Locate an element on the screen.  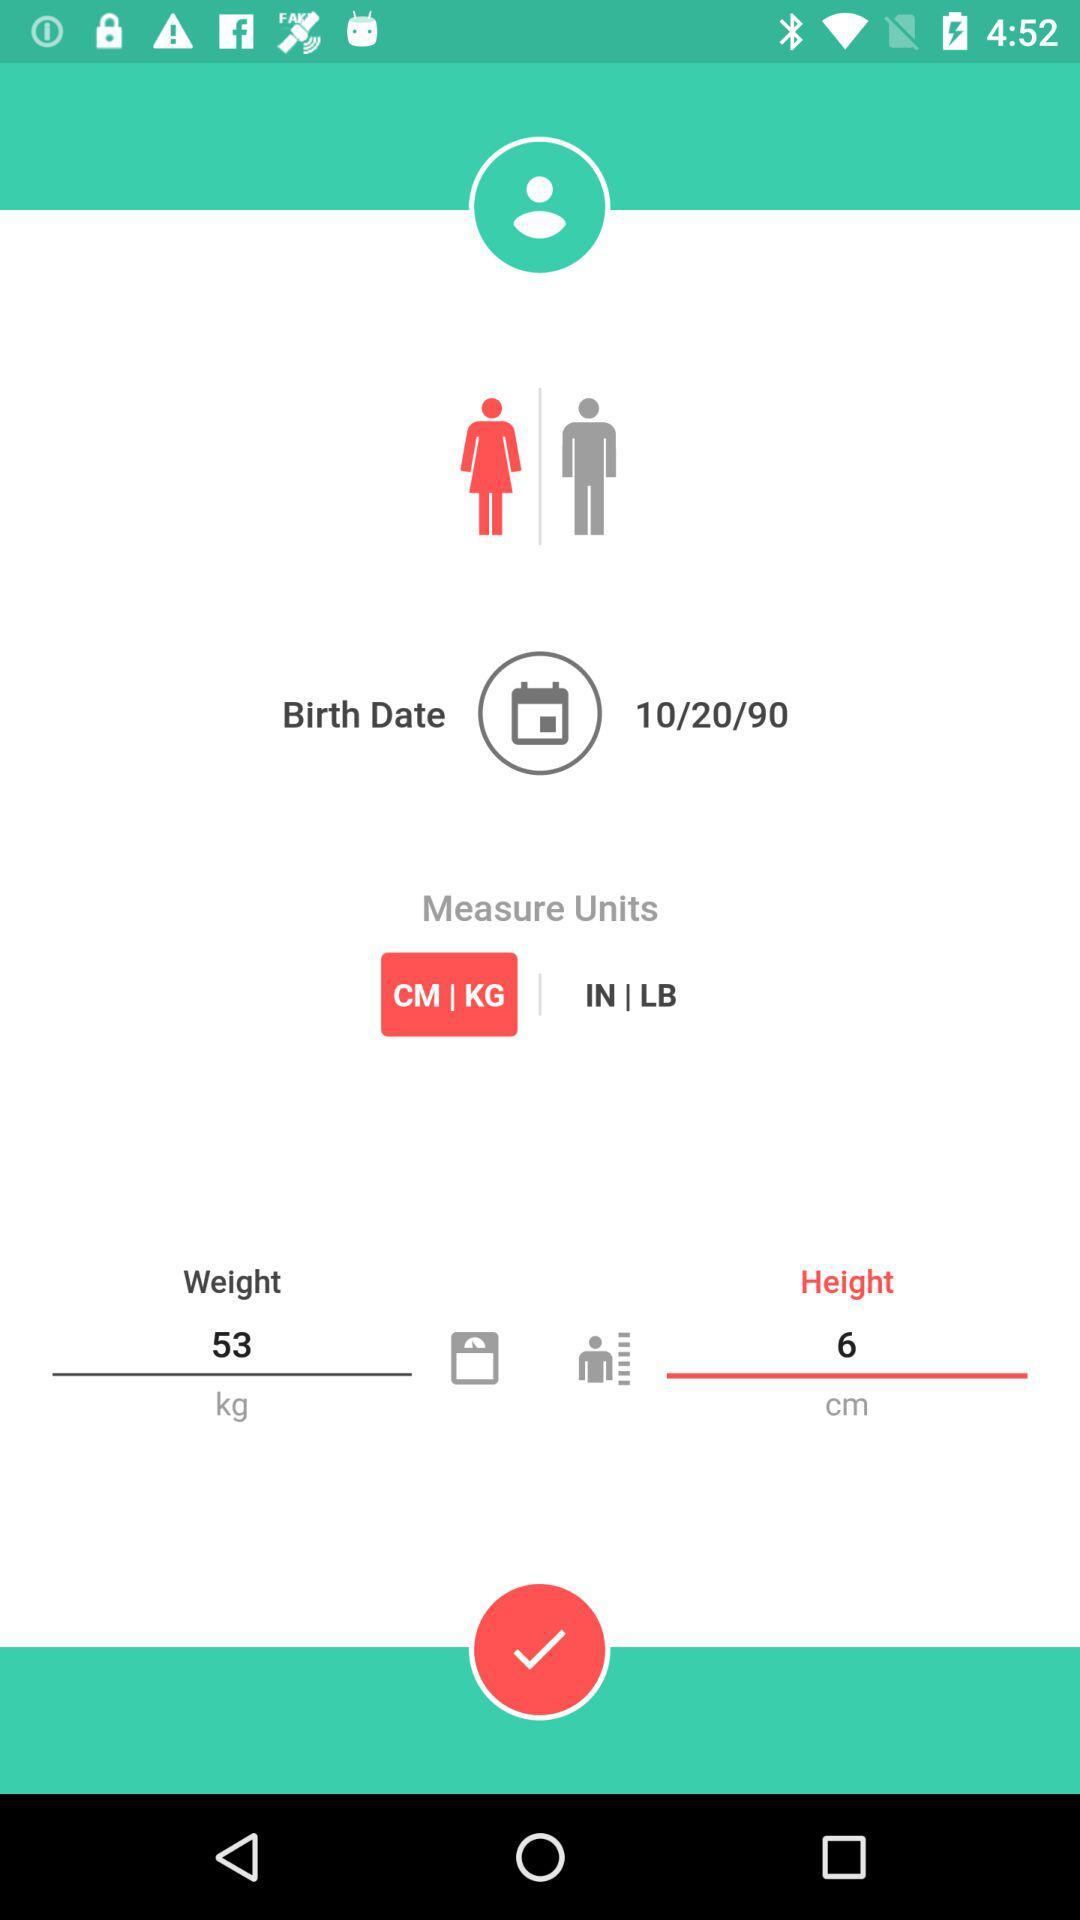
progress is located at coordinates (538, 1649).